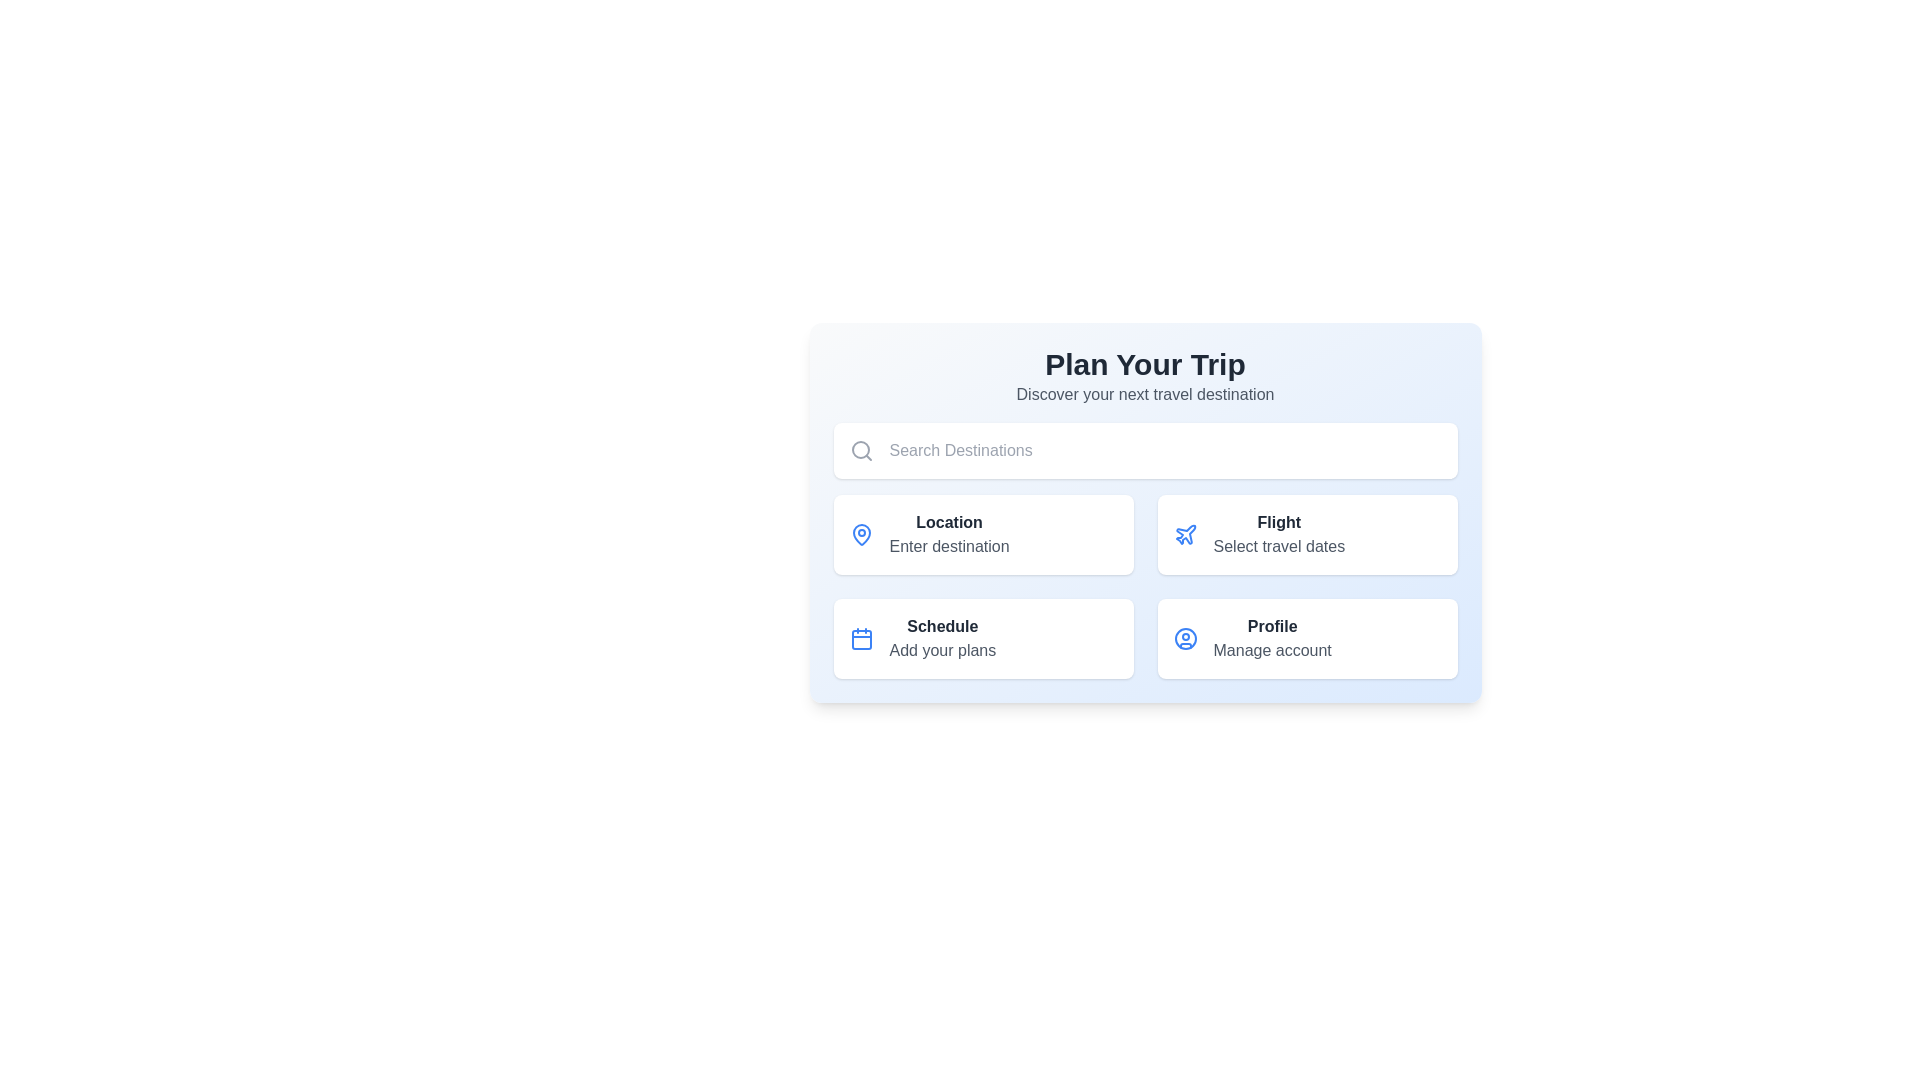  I want to click on the largest circle in the SVG graphic located in the bottom-right quadrant of the main panel, aligned with the text 'Profile: Manage account.', so click(1185, 639).